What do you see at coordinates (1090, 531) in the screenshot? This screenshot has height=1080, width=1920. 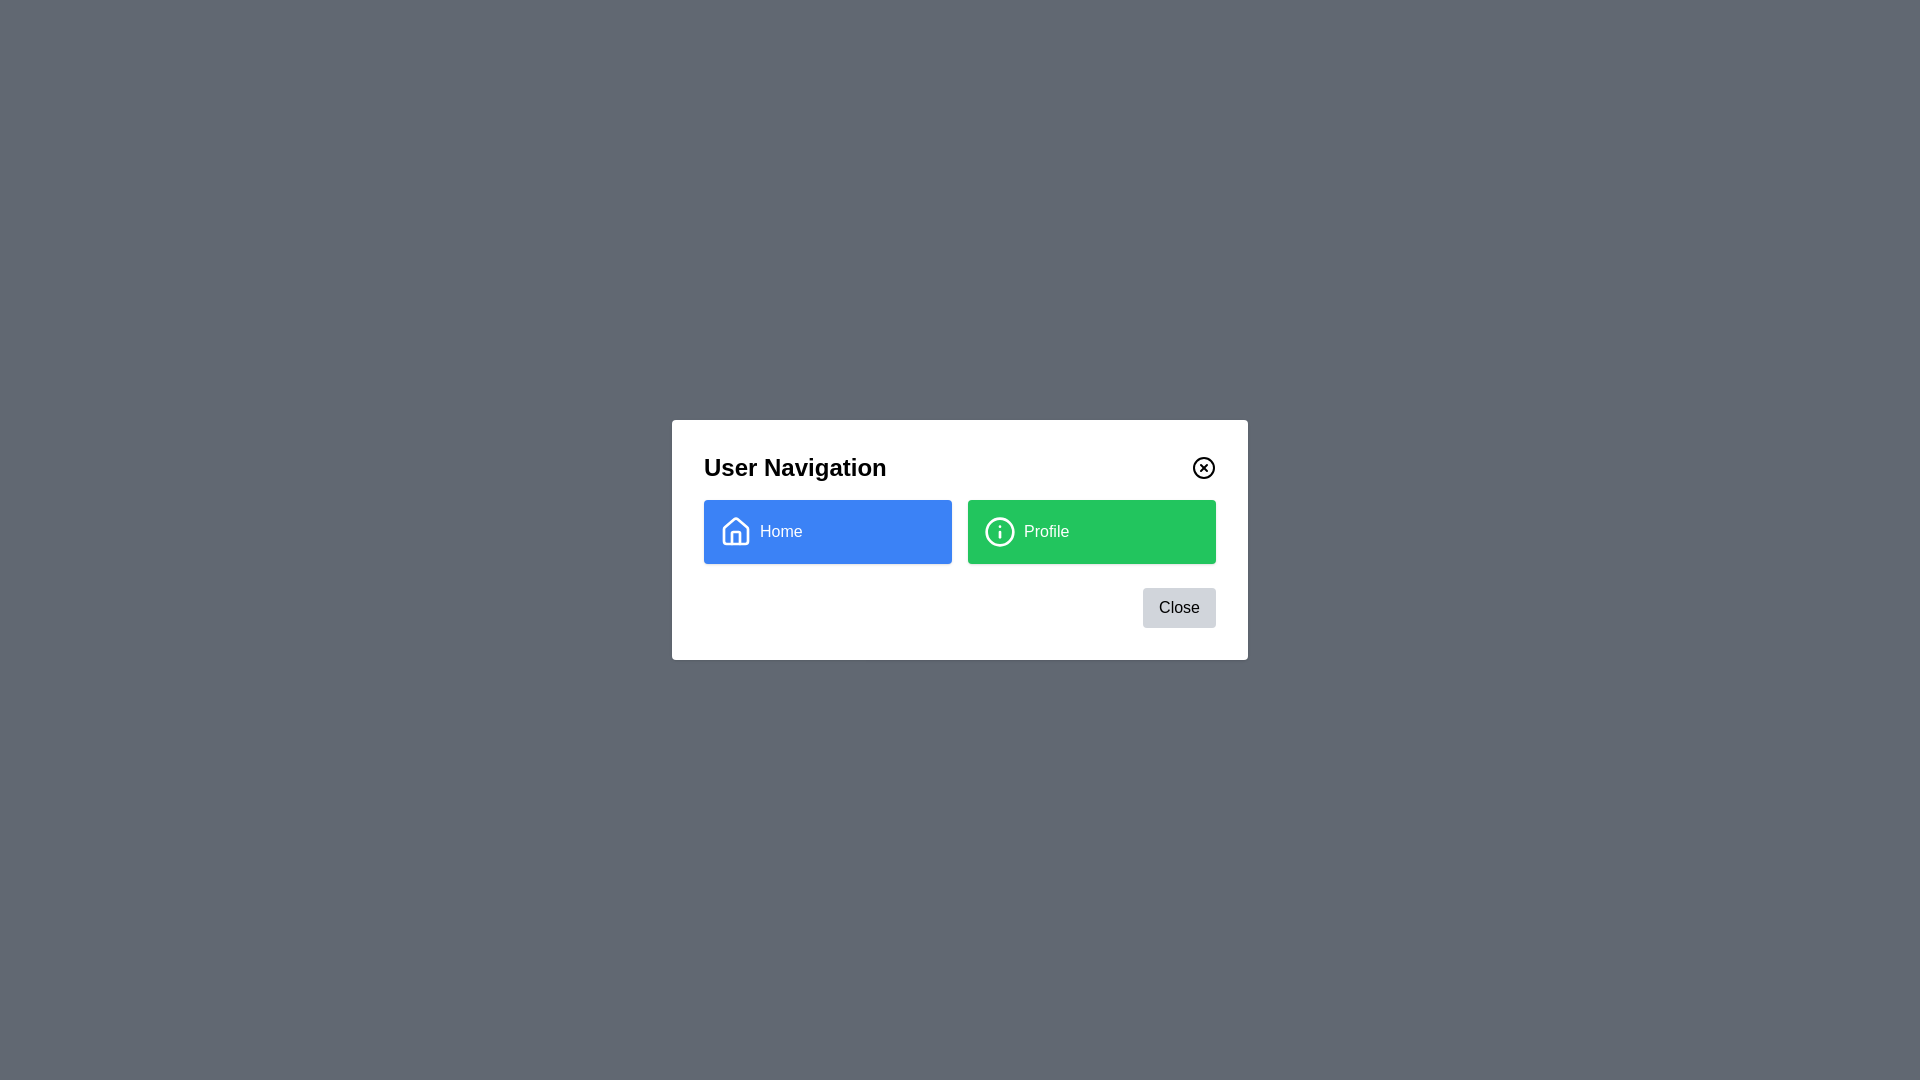 I see `the 'Profile' button` at bounding box center [1090, 531].